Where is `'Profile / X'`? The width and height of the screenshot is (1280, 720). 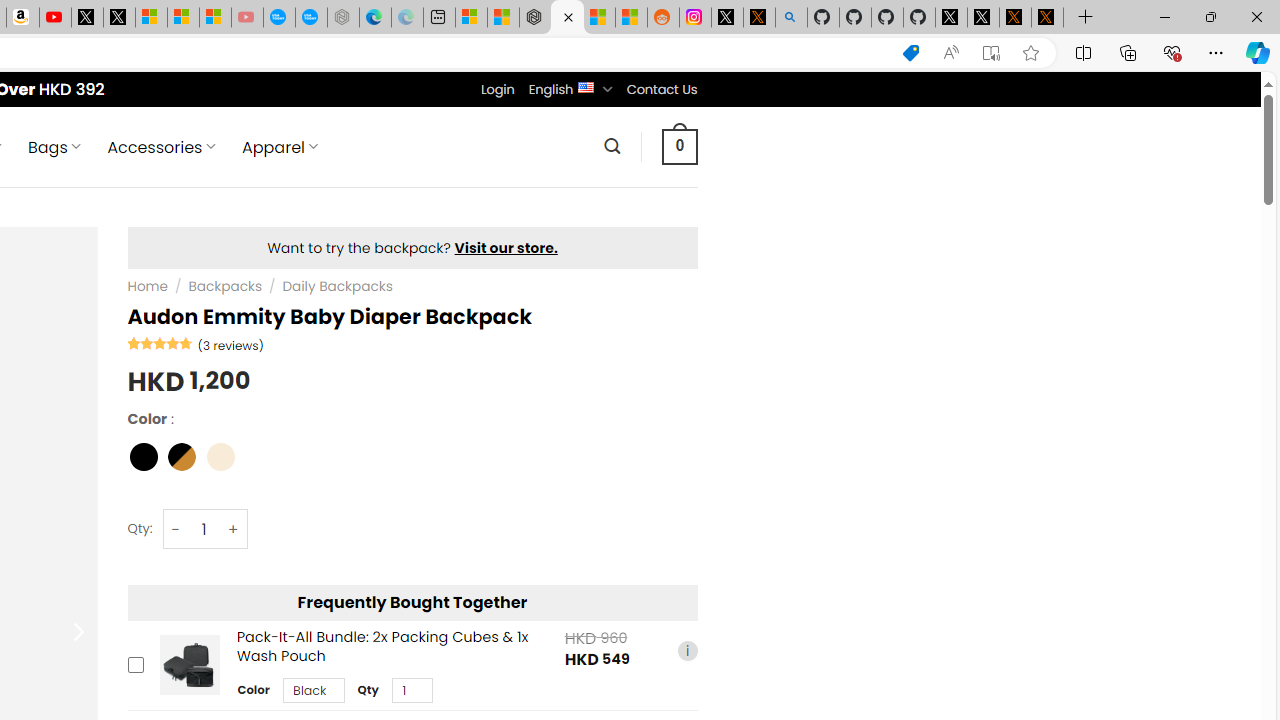 'Profile / X' is located at coordinates (950, 17).